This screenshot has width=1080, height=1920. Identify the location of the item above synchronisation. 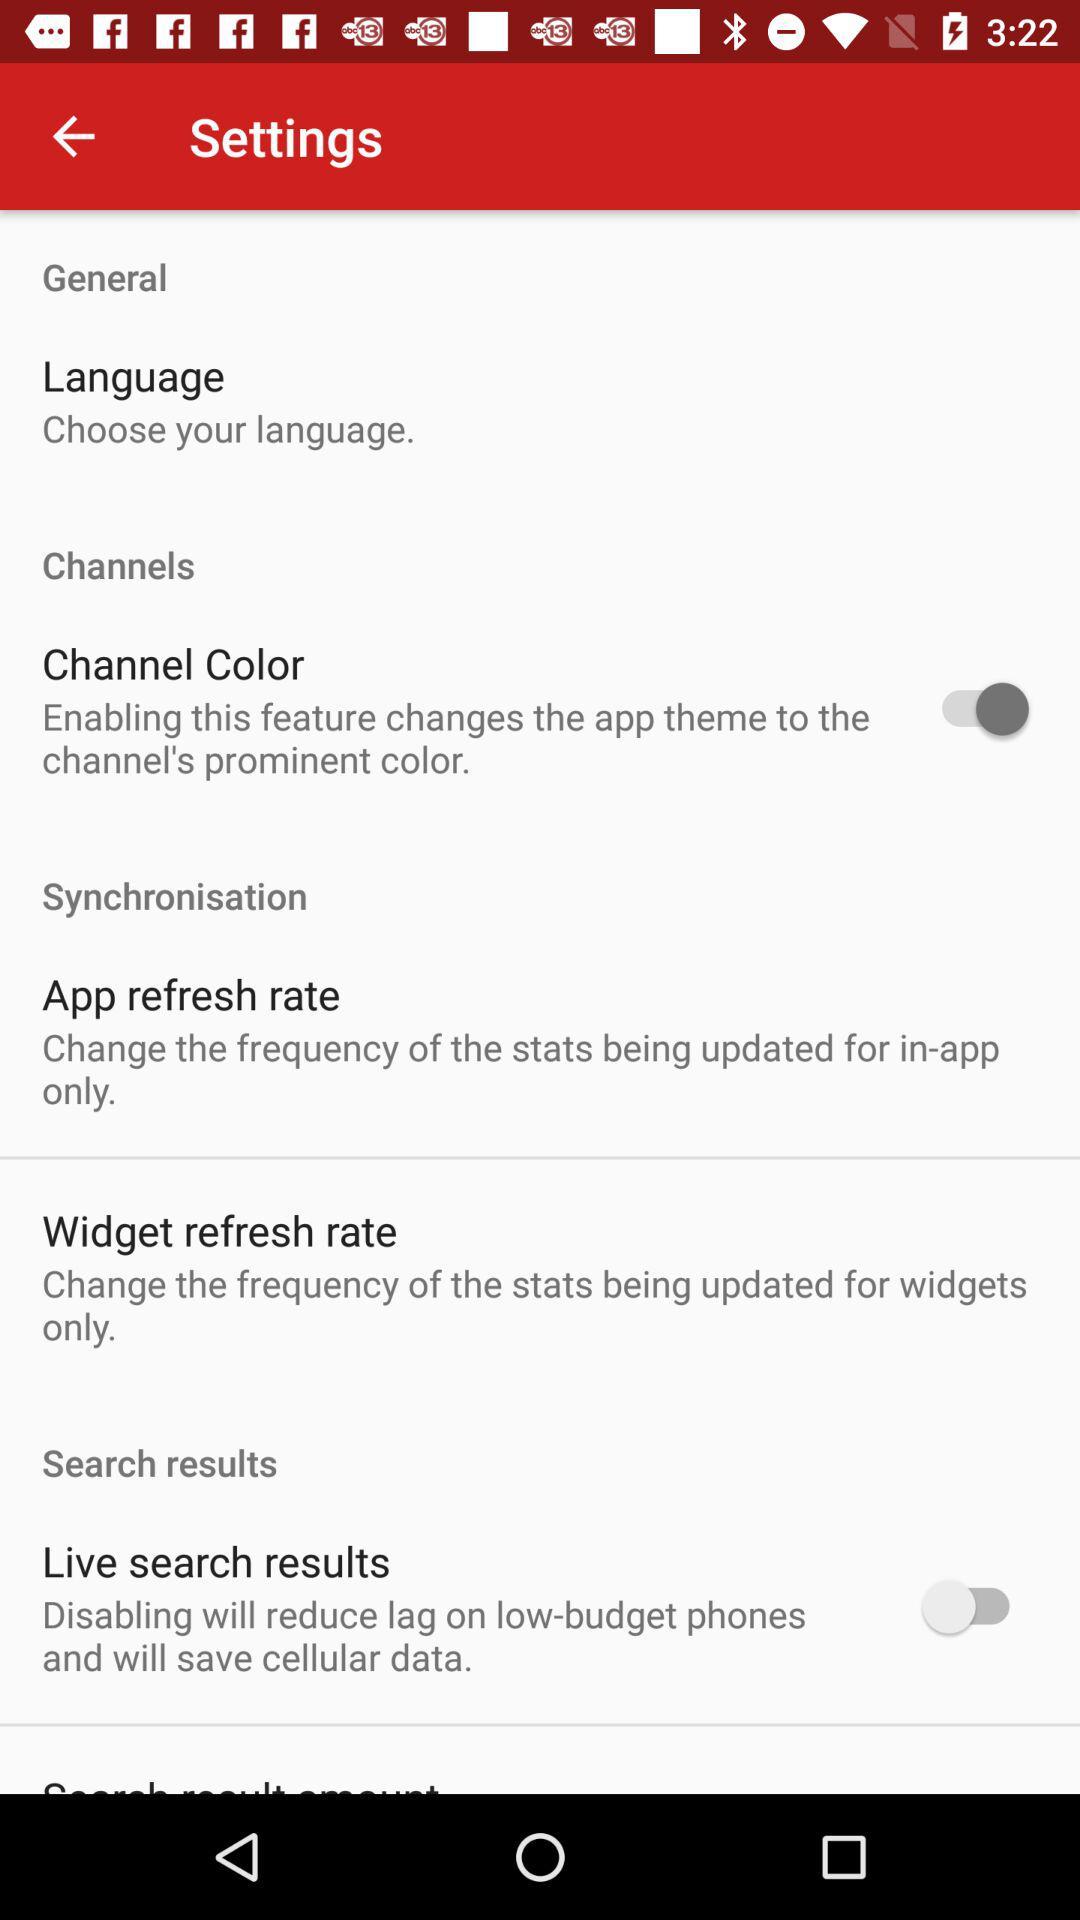
(456, 736).